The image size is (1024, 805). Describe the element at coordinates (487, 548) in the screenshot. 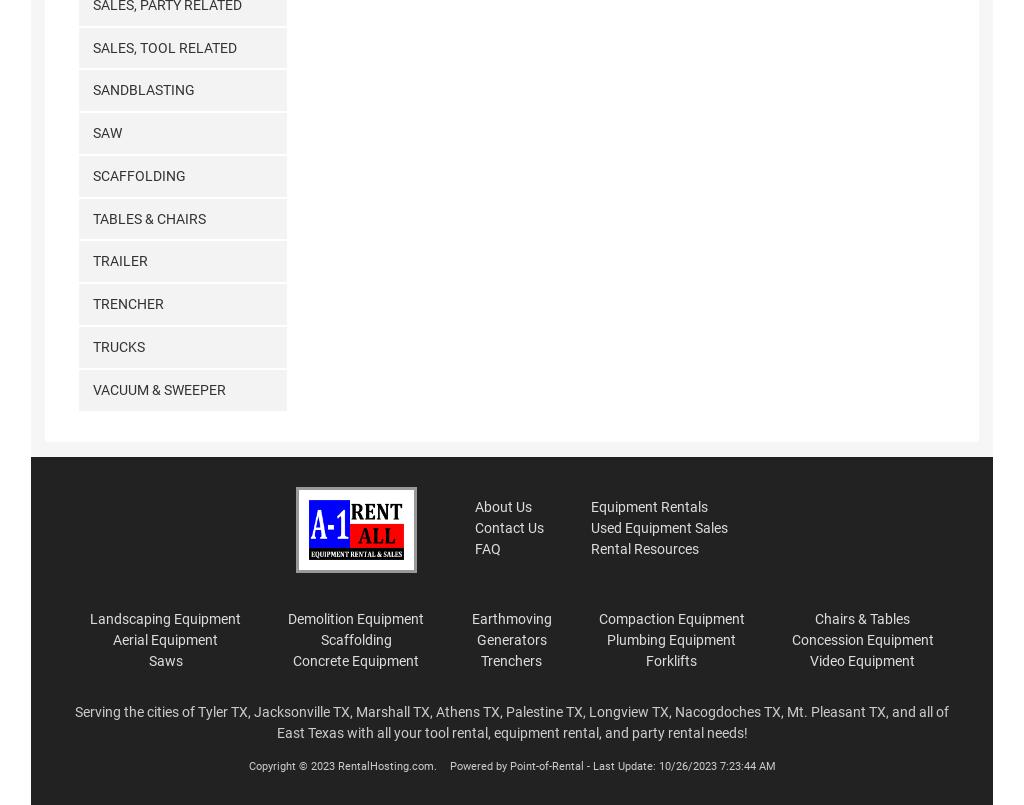

I see `'FAQ'` at that location.